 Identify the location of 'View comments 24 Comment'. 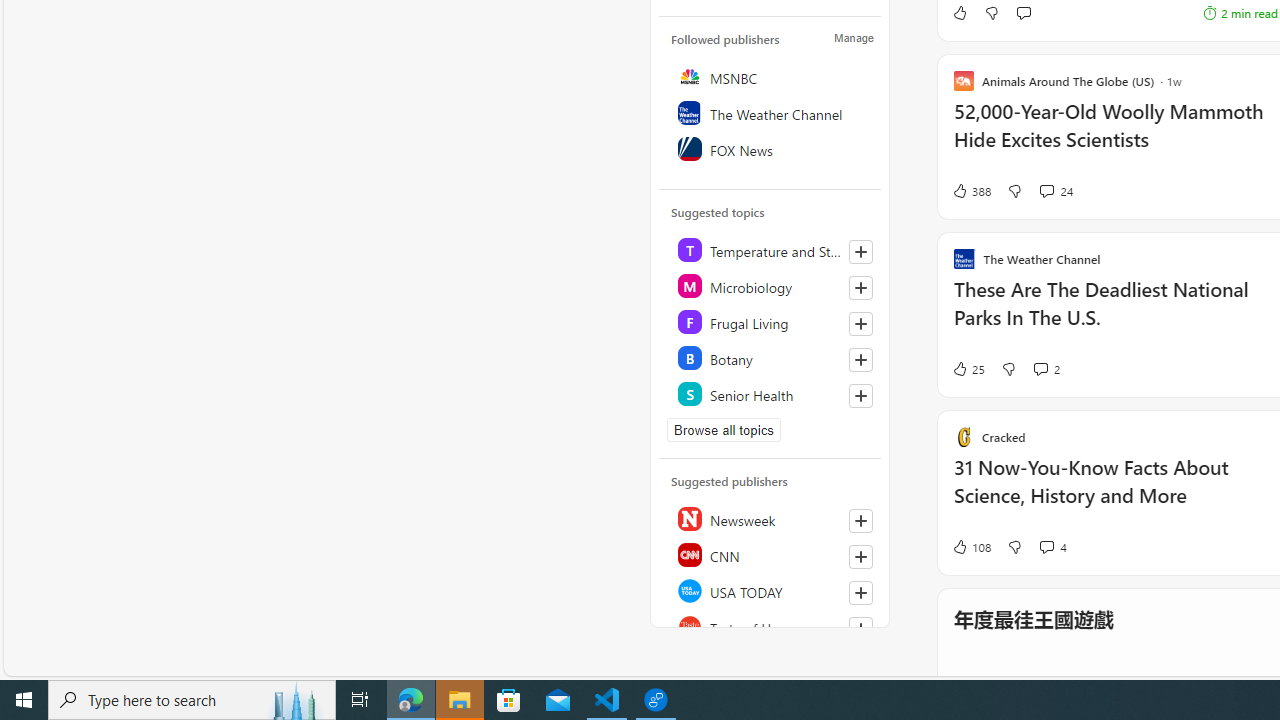
(1045, 190).